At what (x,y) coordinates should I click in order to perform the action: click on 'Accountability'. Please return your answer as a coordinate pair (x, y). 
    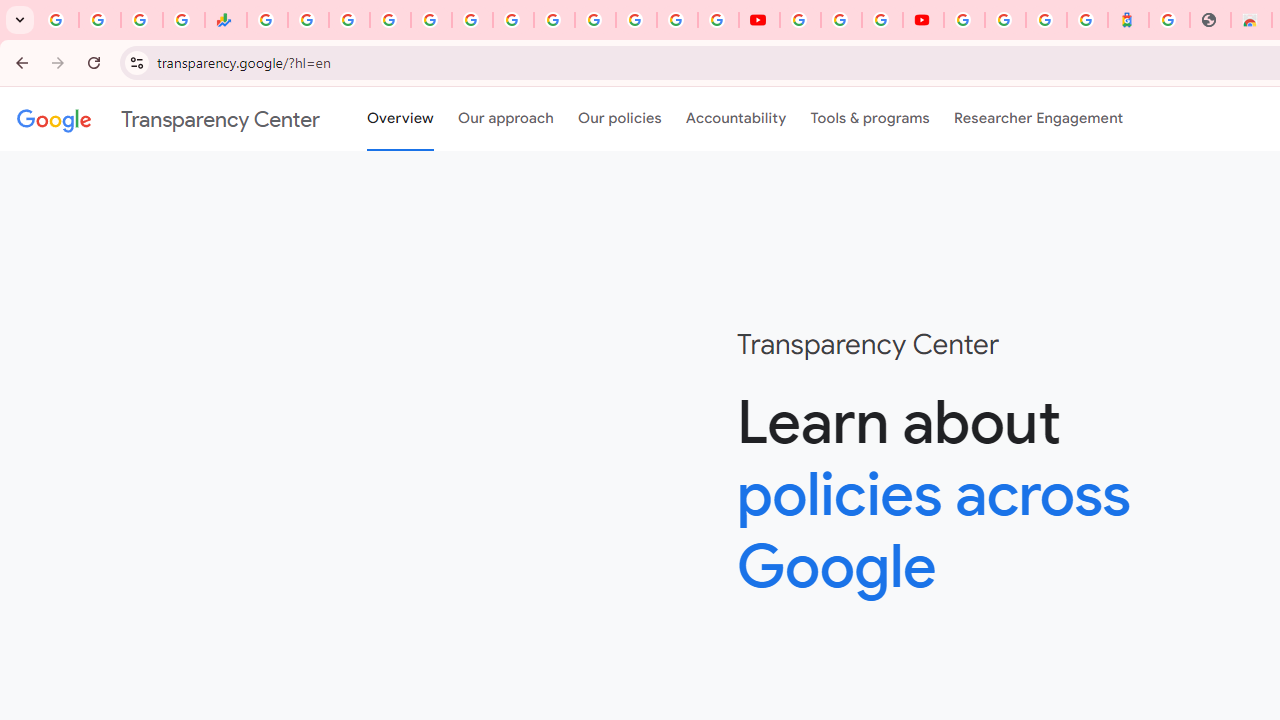
    Looking at the image, I should click on (735, 119).